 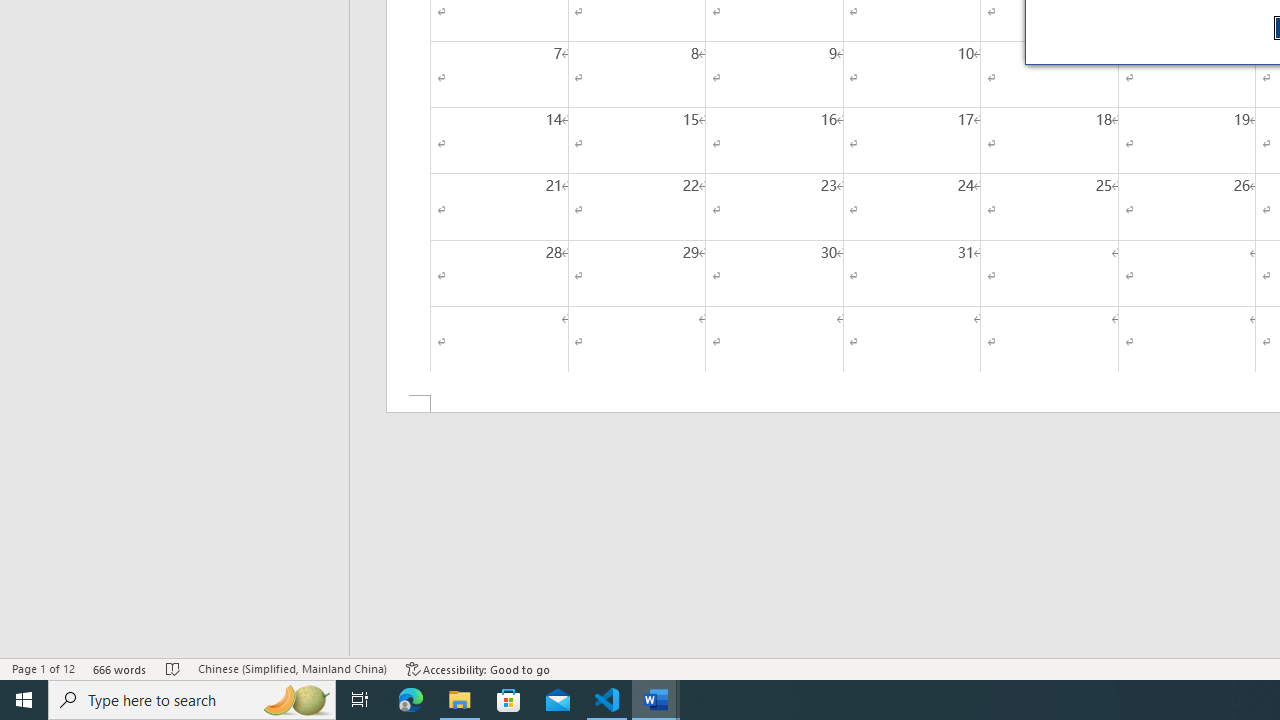 I want to click on 'File Explorer - 1 running window', so click(x=459, y=698).